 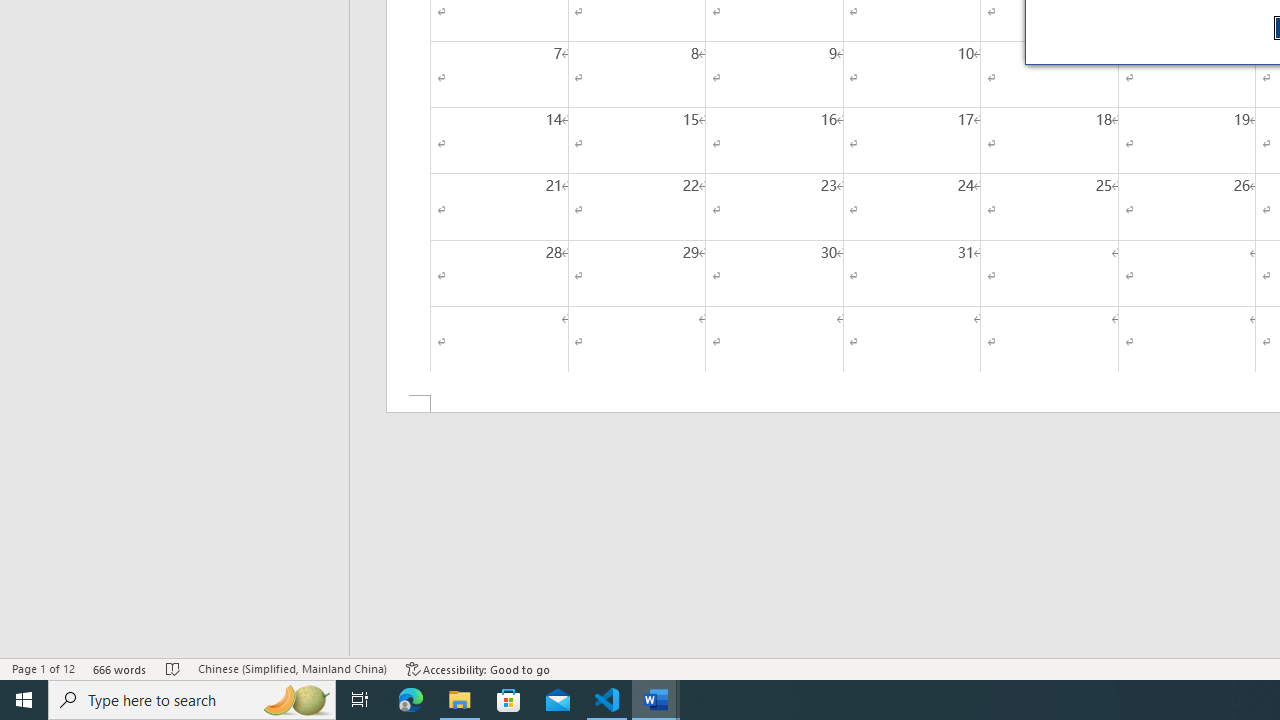 I want to click on 'File Explorer - 1 running window', so click(x=459, y=698).